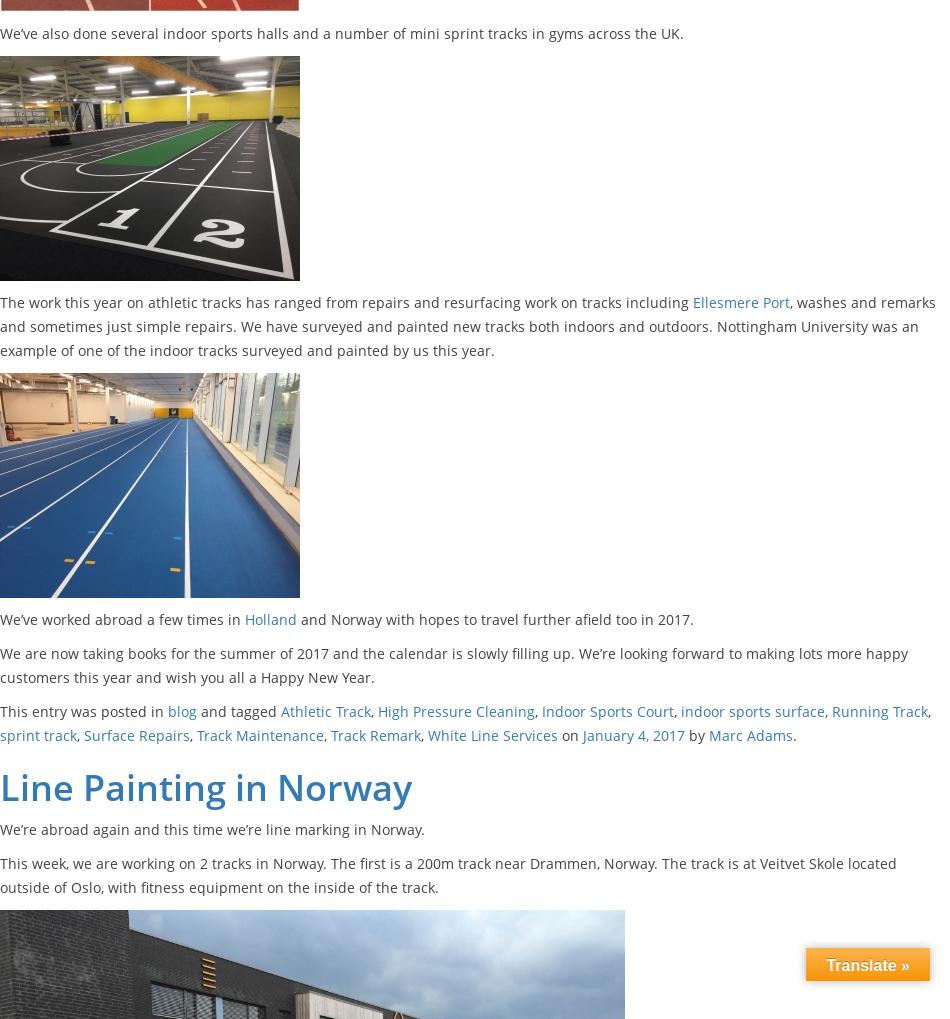  What do you see at coordinates (259, 735) in the screenshot?
I see `'Track Maintenance'` at bounding box center [259, 735].